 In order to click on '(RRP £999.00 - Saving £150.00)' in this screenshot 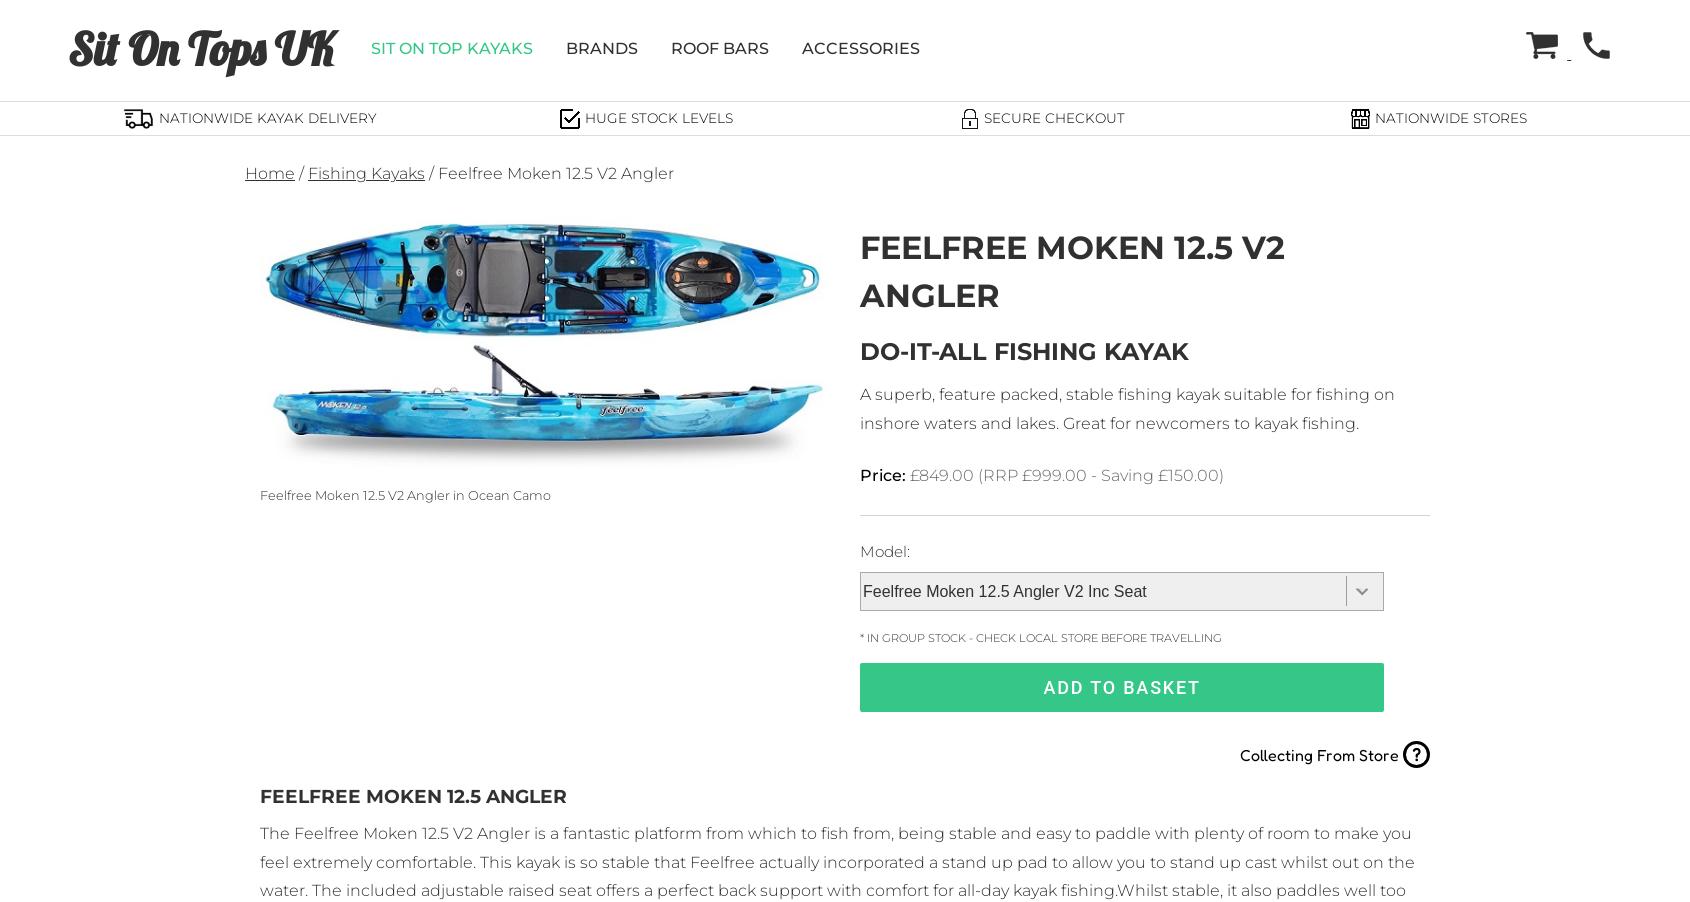, I will do `click(978, 474)`.